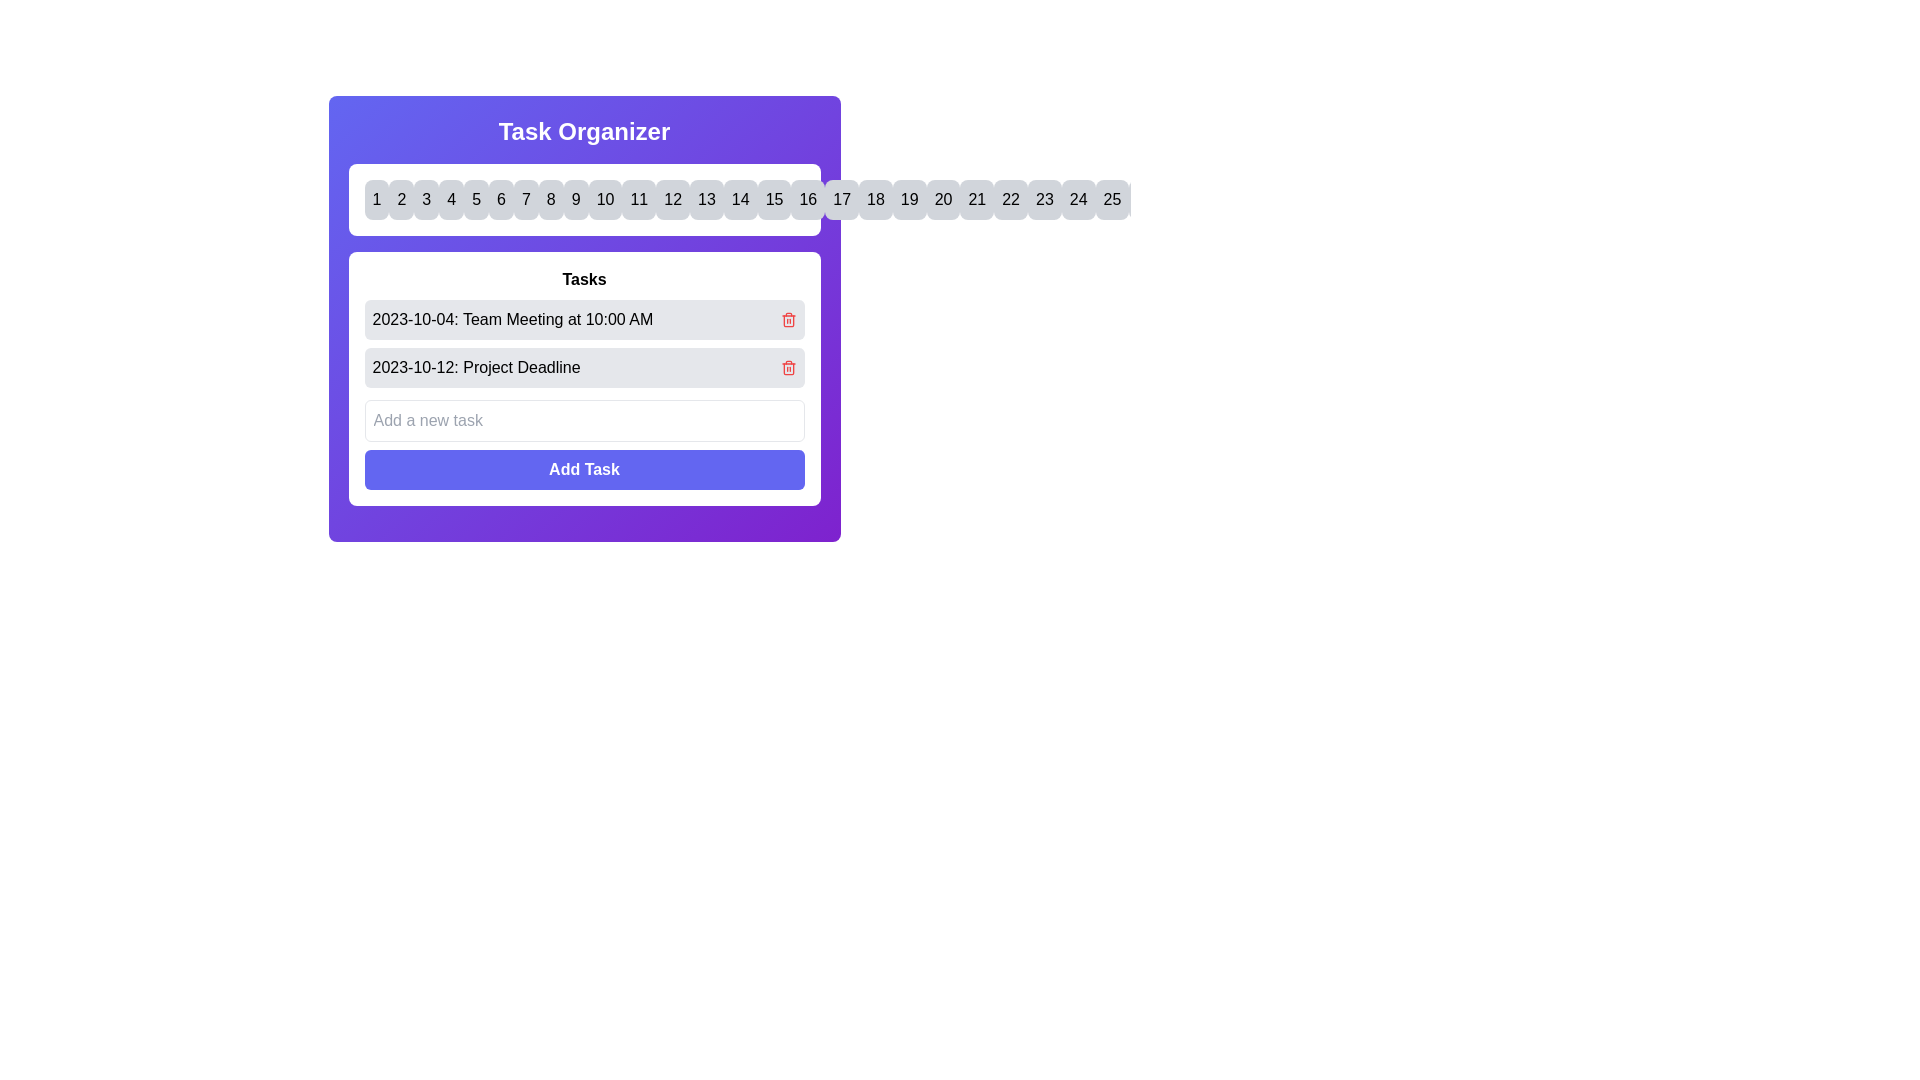 Image resolution: width=1920 pixels, height=1080 pixels. Describe the element at coordinates (638, 200) in the screenshot. I see `the 11th button in the horizontal sequence of buttons representing numbers` at that location.